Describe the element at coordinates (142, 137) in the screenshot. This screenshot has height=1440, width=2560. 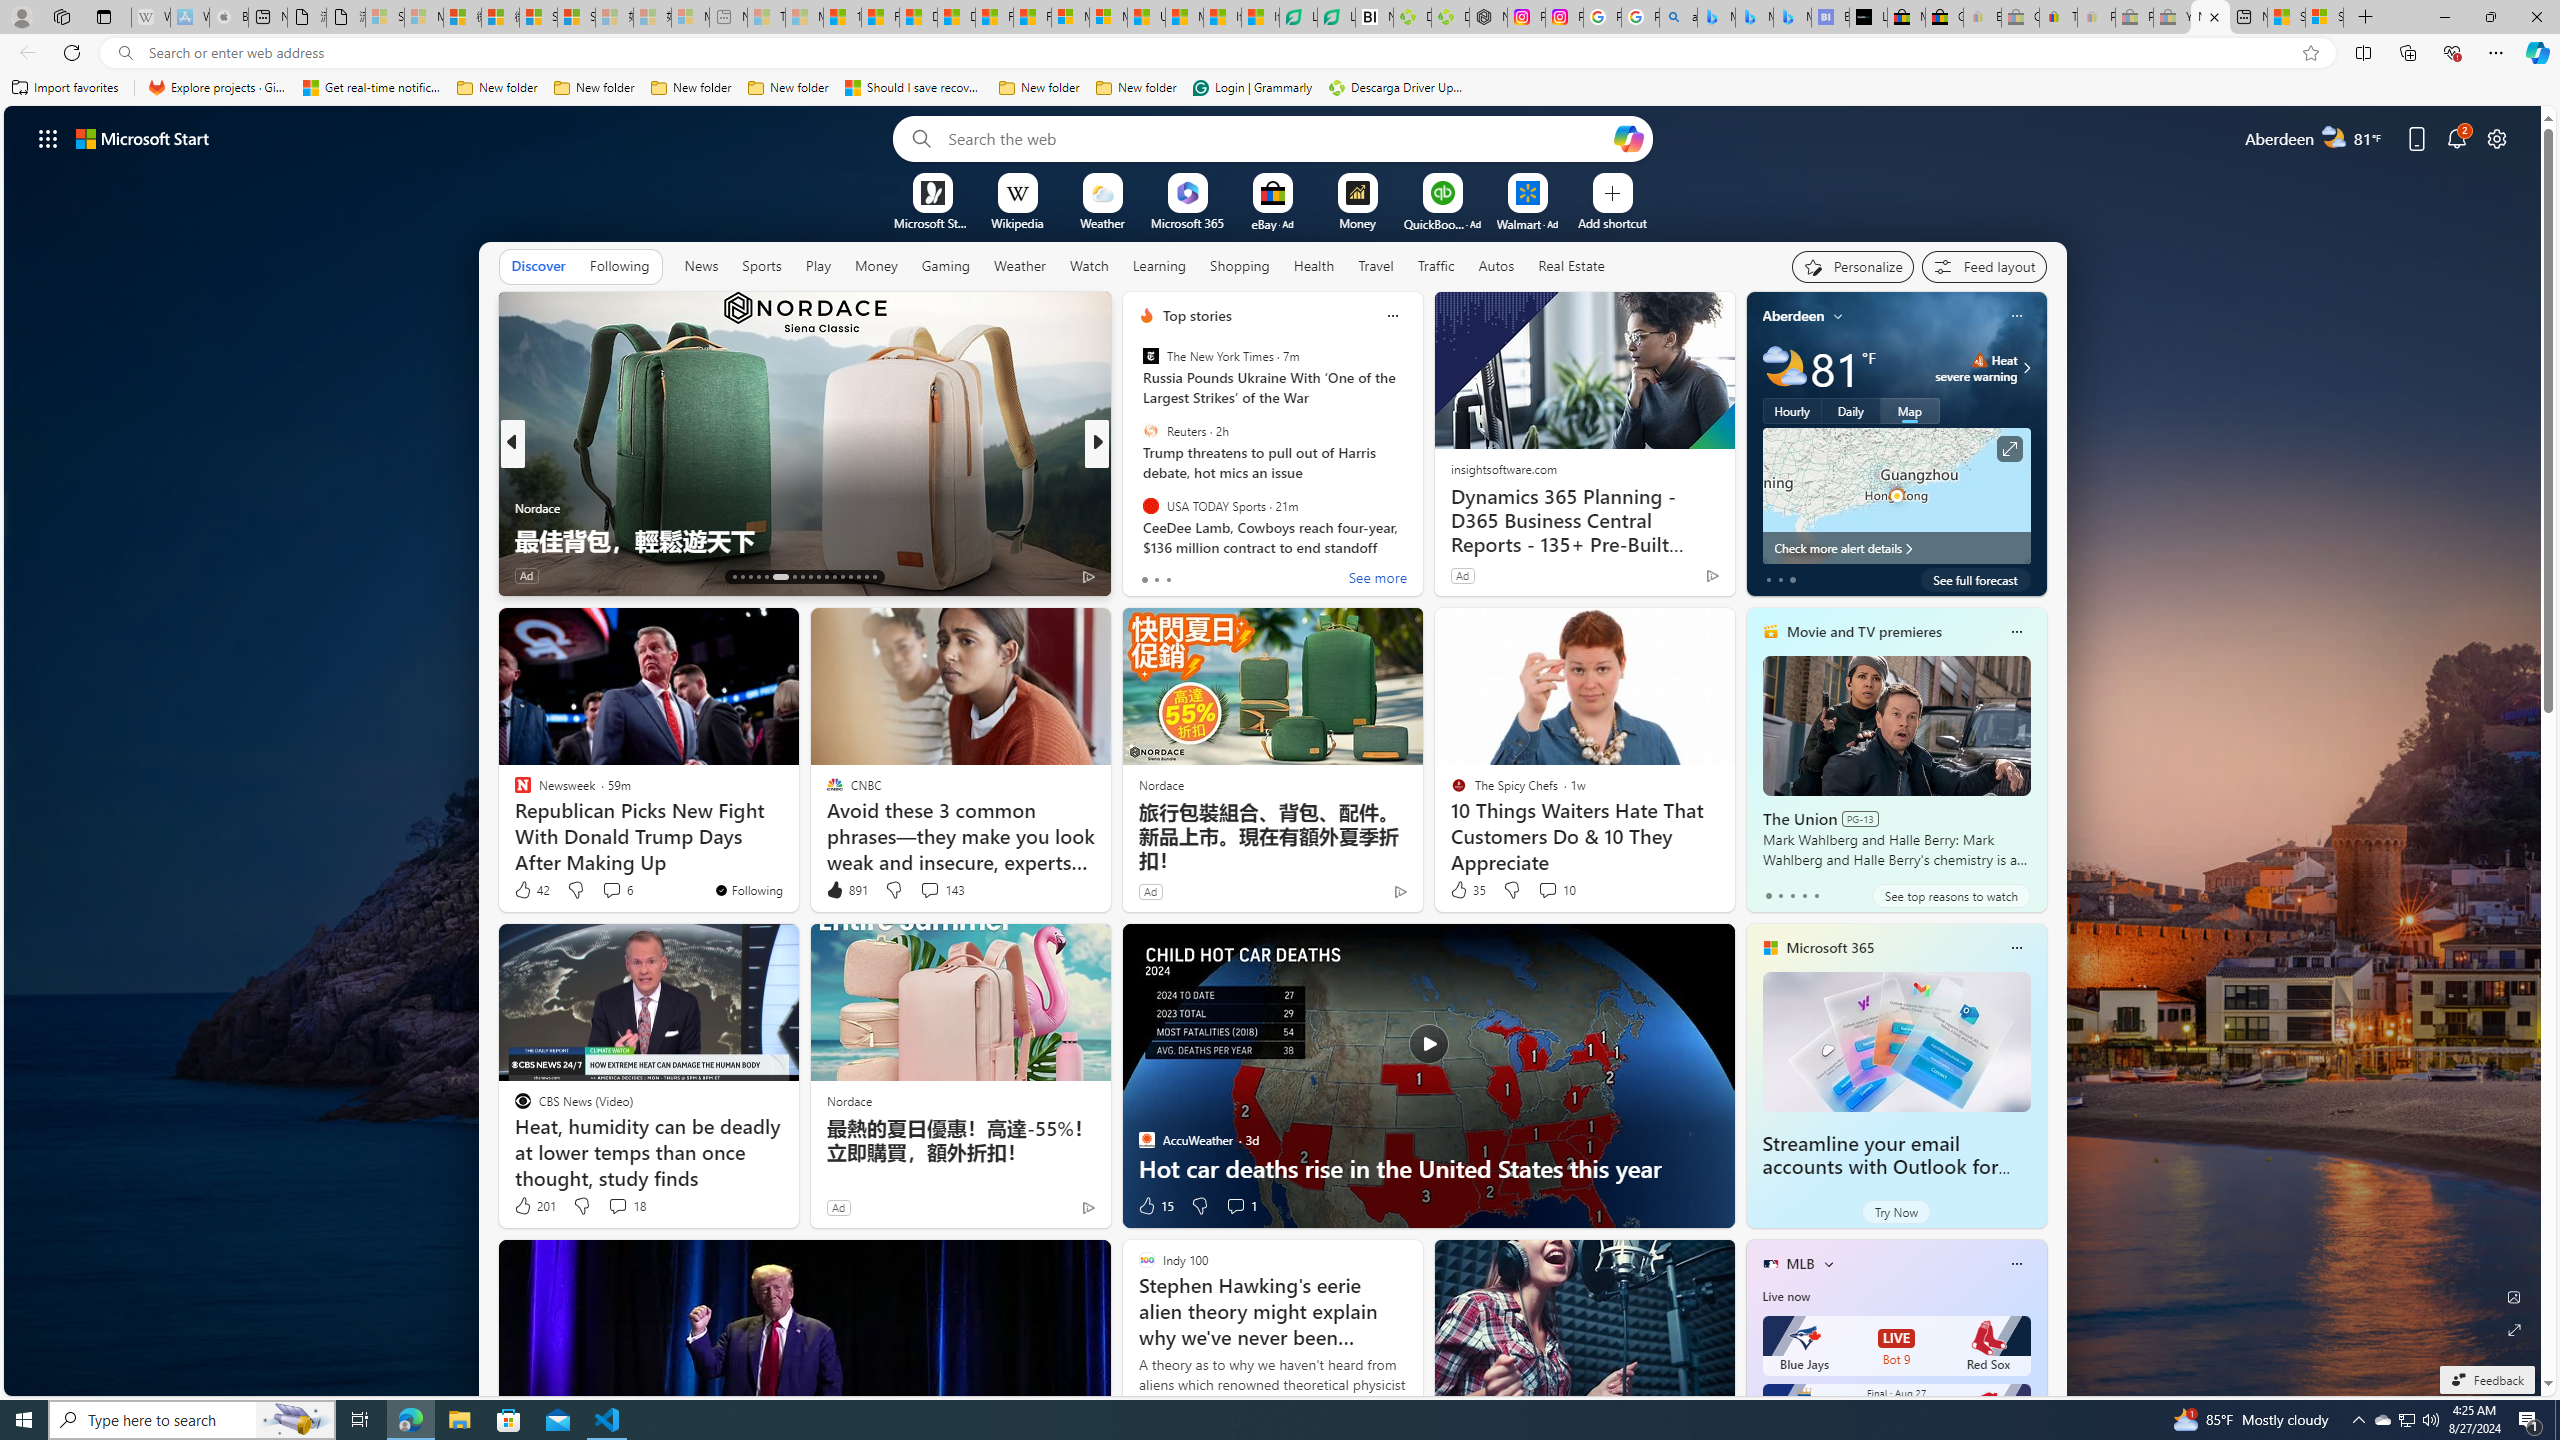
I see `'Microsoft start'` at that location.